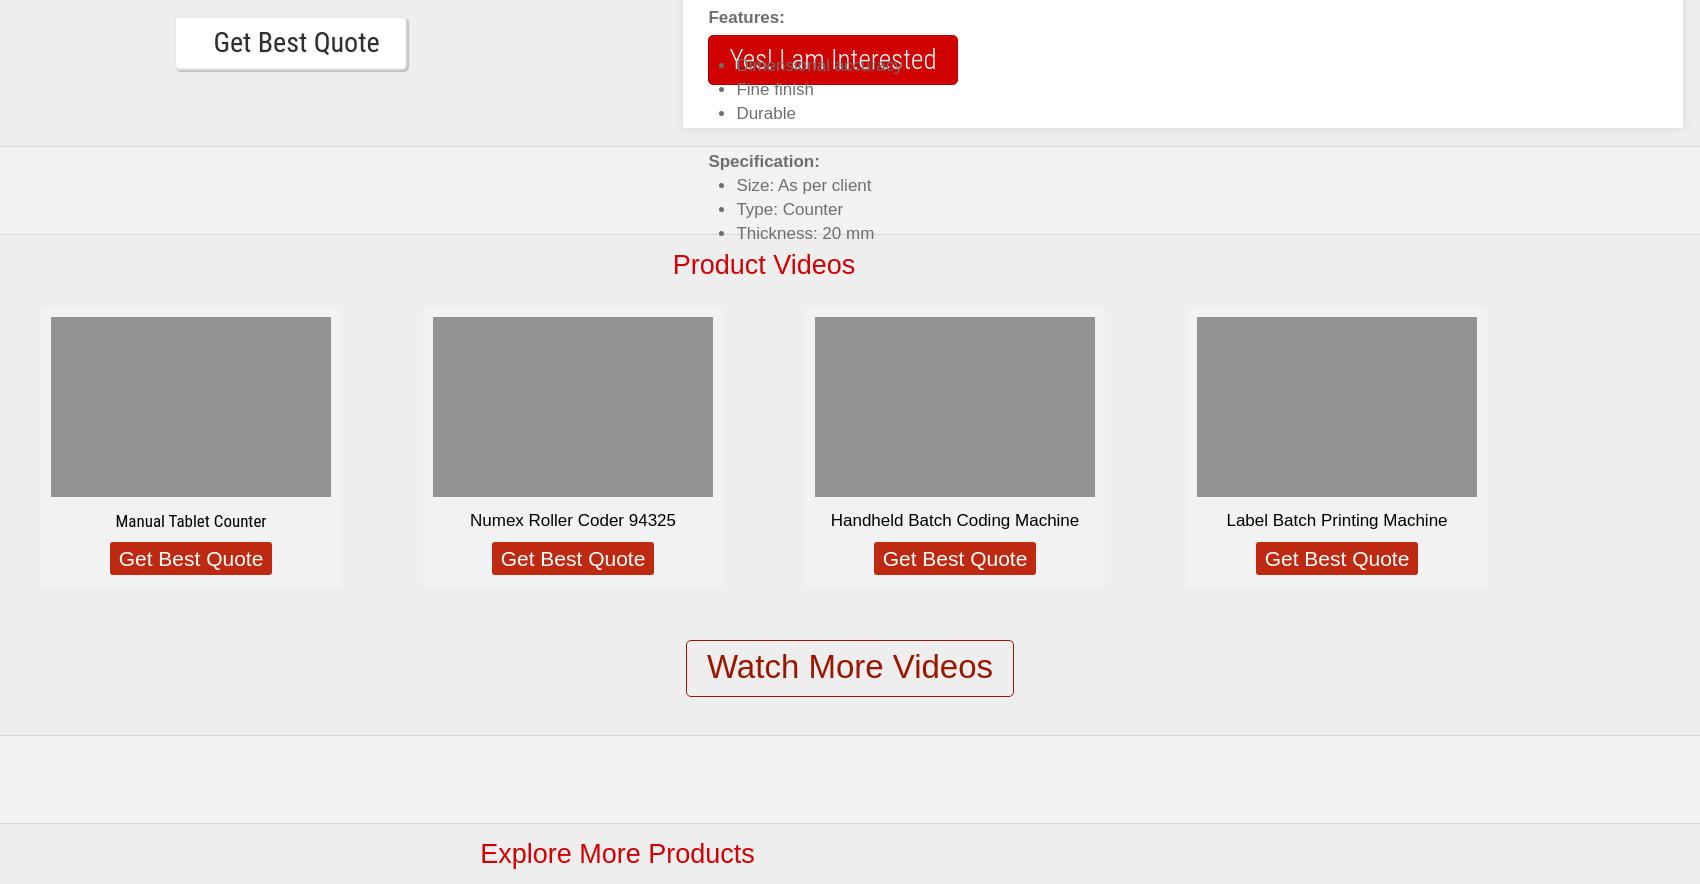 The height and width of the screenshot is (884, 1700). What do you see at coordinates (848, 666) in the screenshot?
I see `'Watch More Videos'` at bounding box center [848, 666].